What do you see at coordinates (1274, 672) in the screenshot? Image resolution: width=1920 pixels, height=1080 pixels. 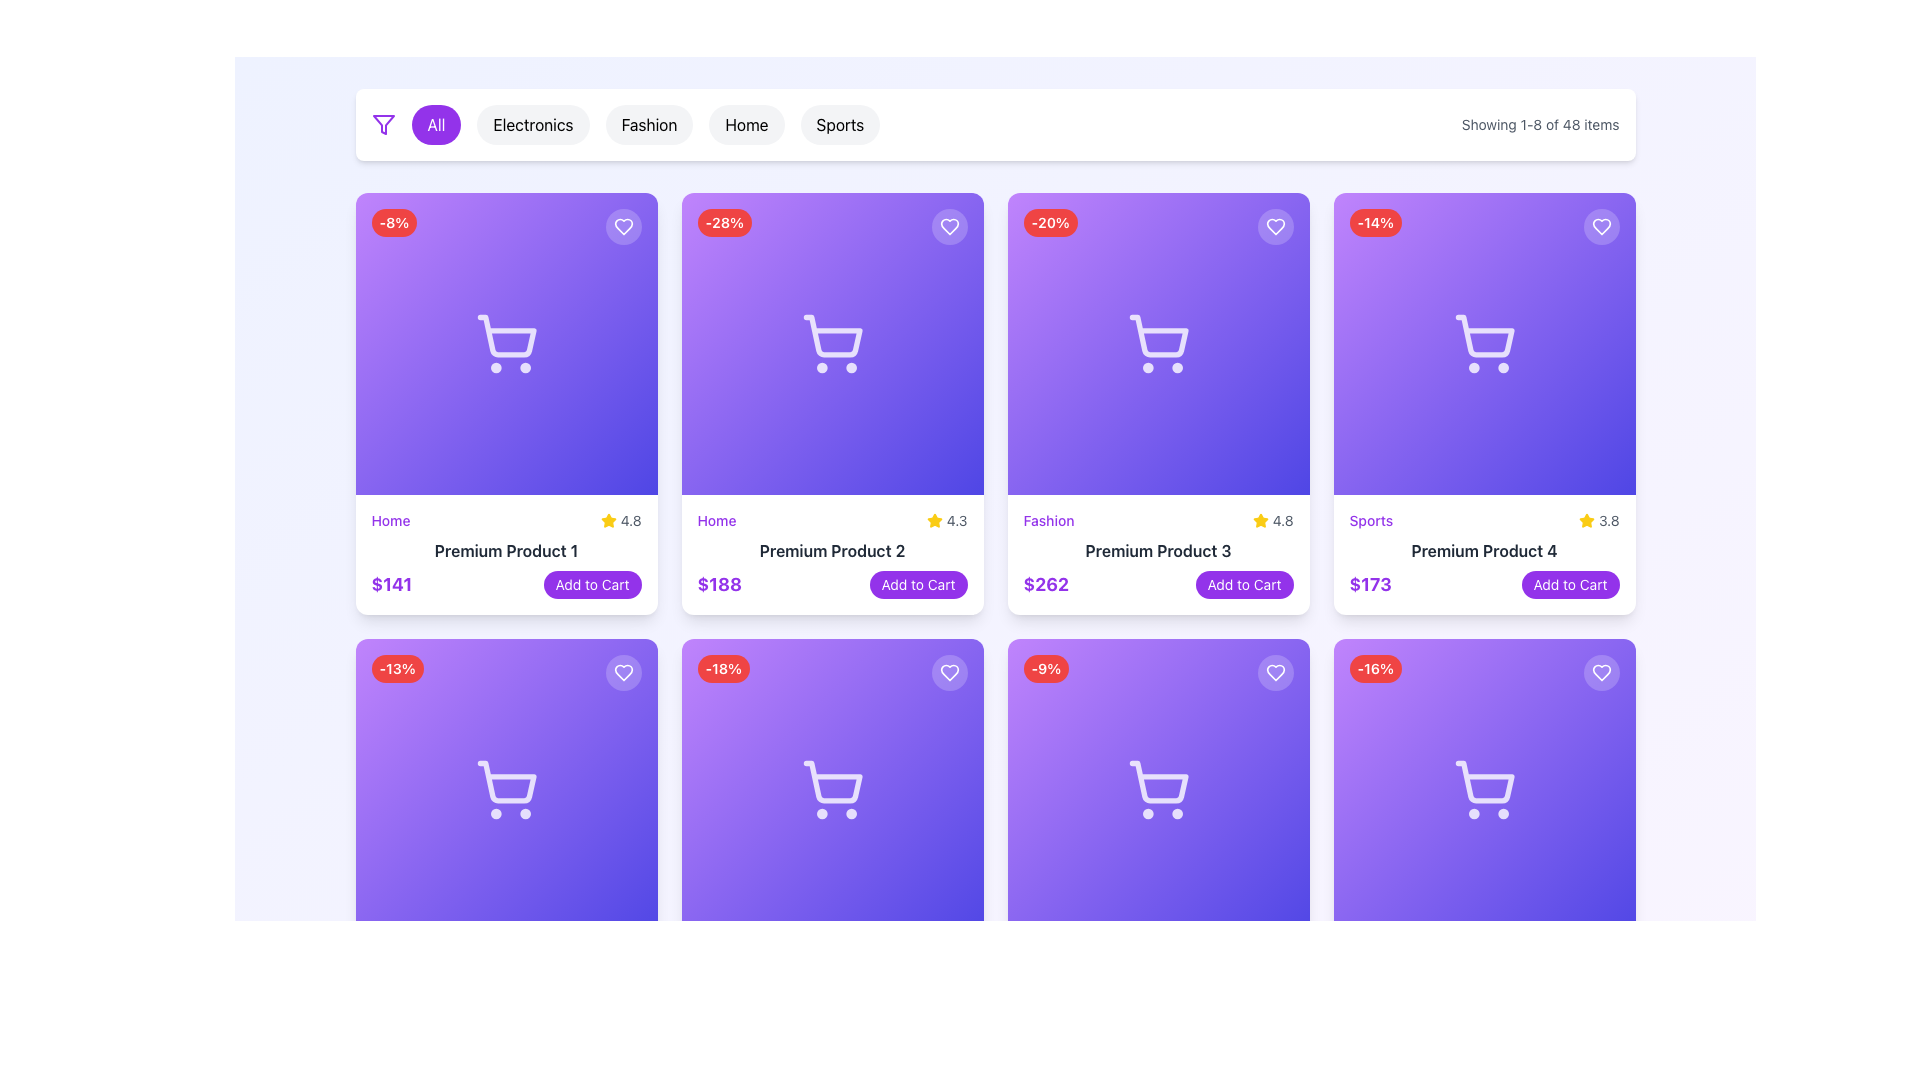 I see `the circular Icon Button with a heart outline in the top-right corner of the product card` at bounding box center [1274, 672].